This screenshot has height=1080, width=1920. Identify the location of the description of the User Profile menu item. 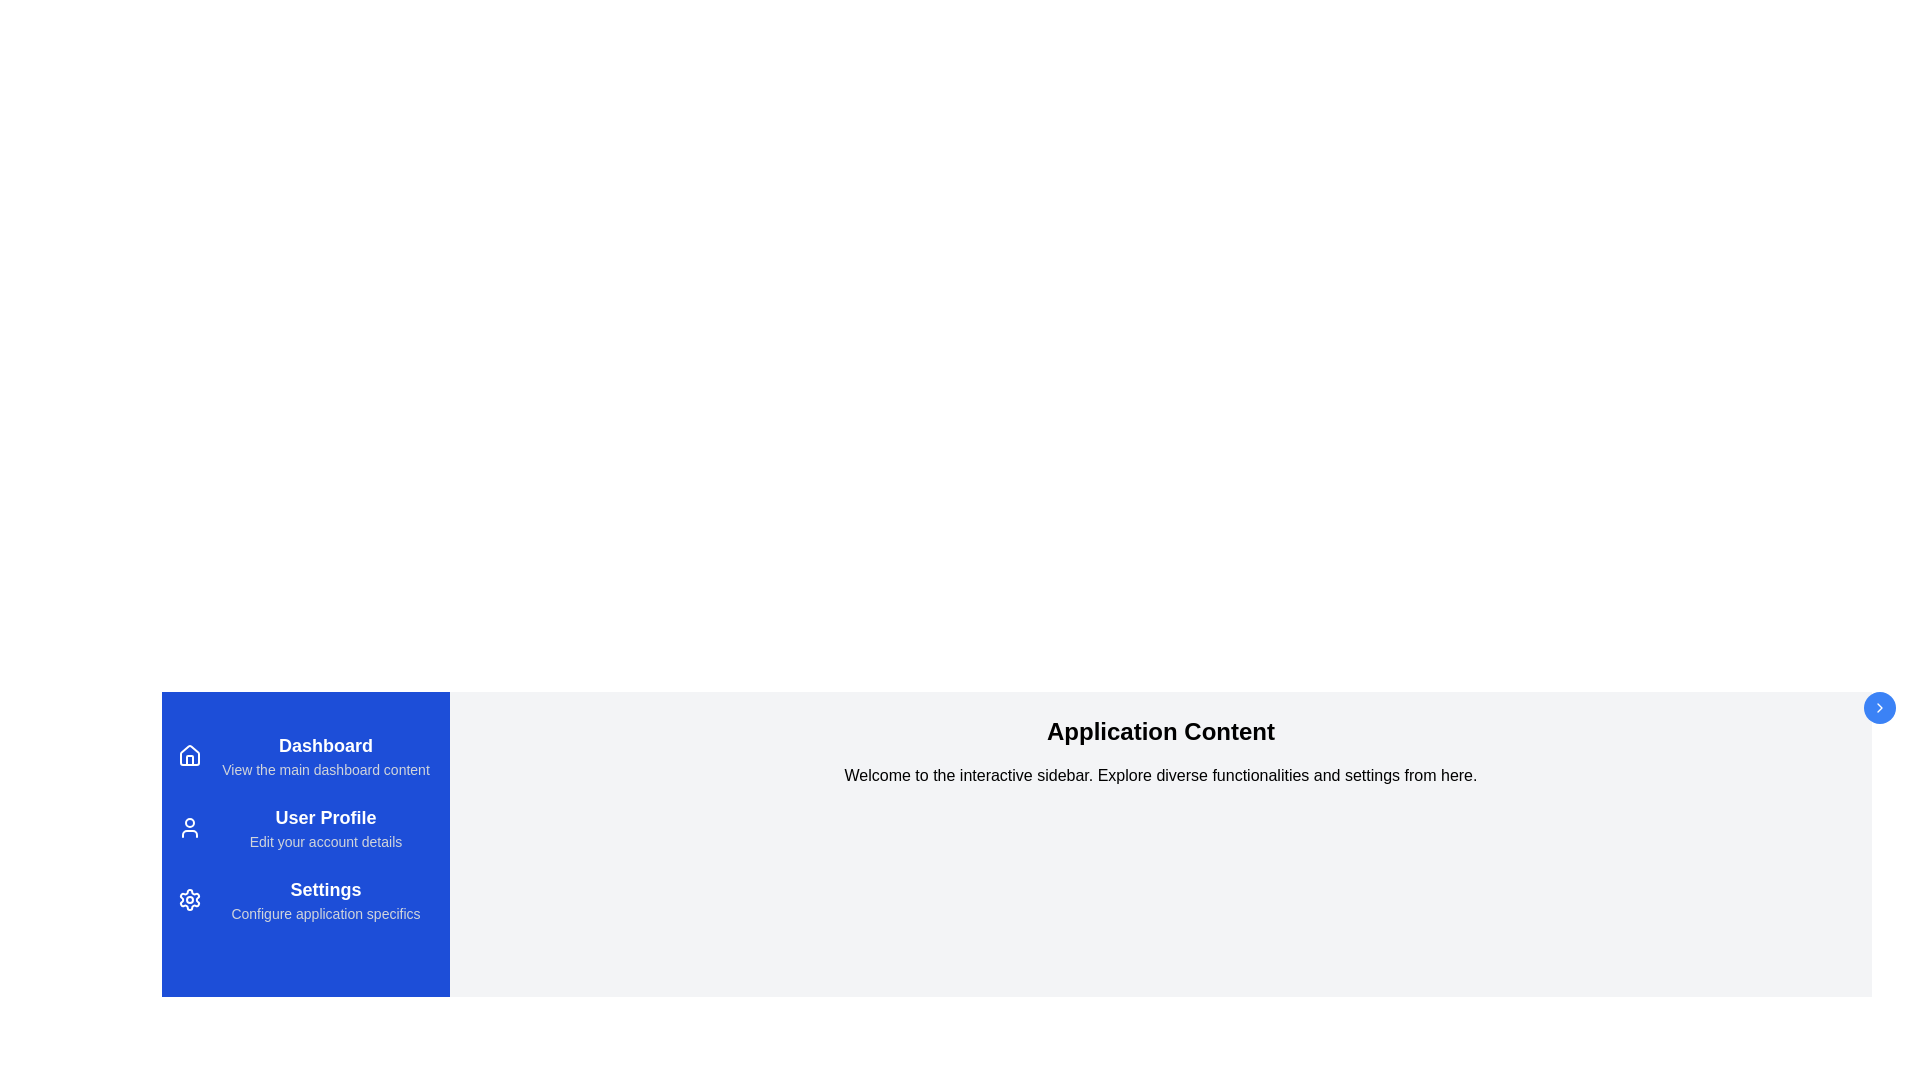
(326, 817).